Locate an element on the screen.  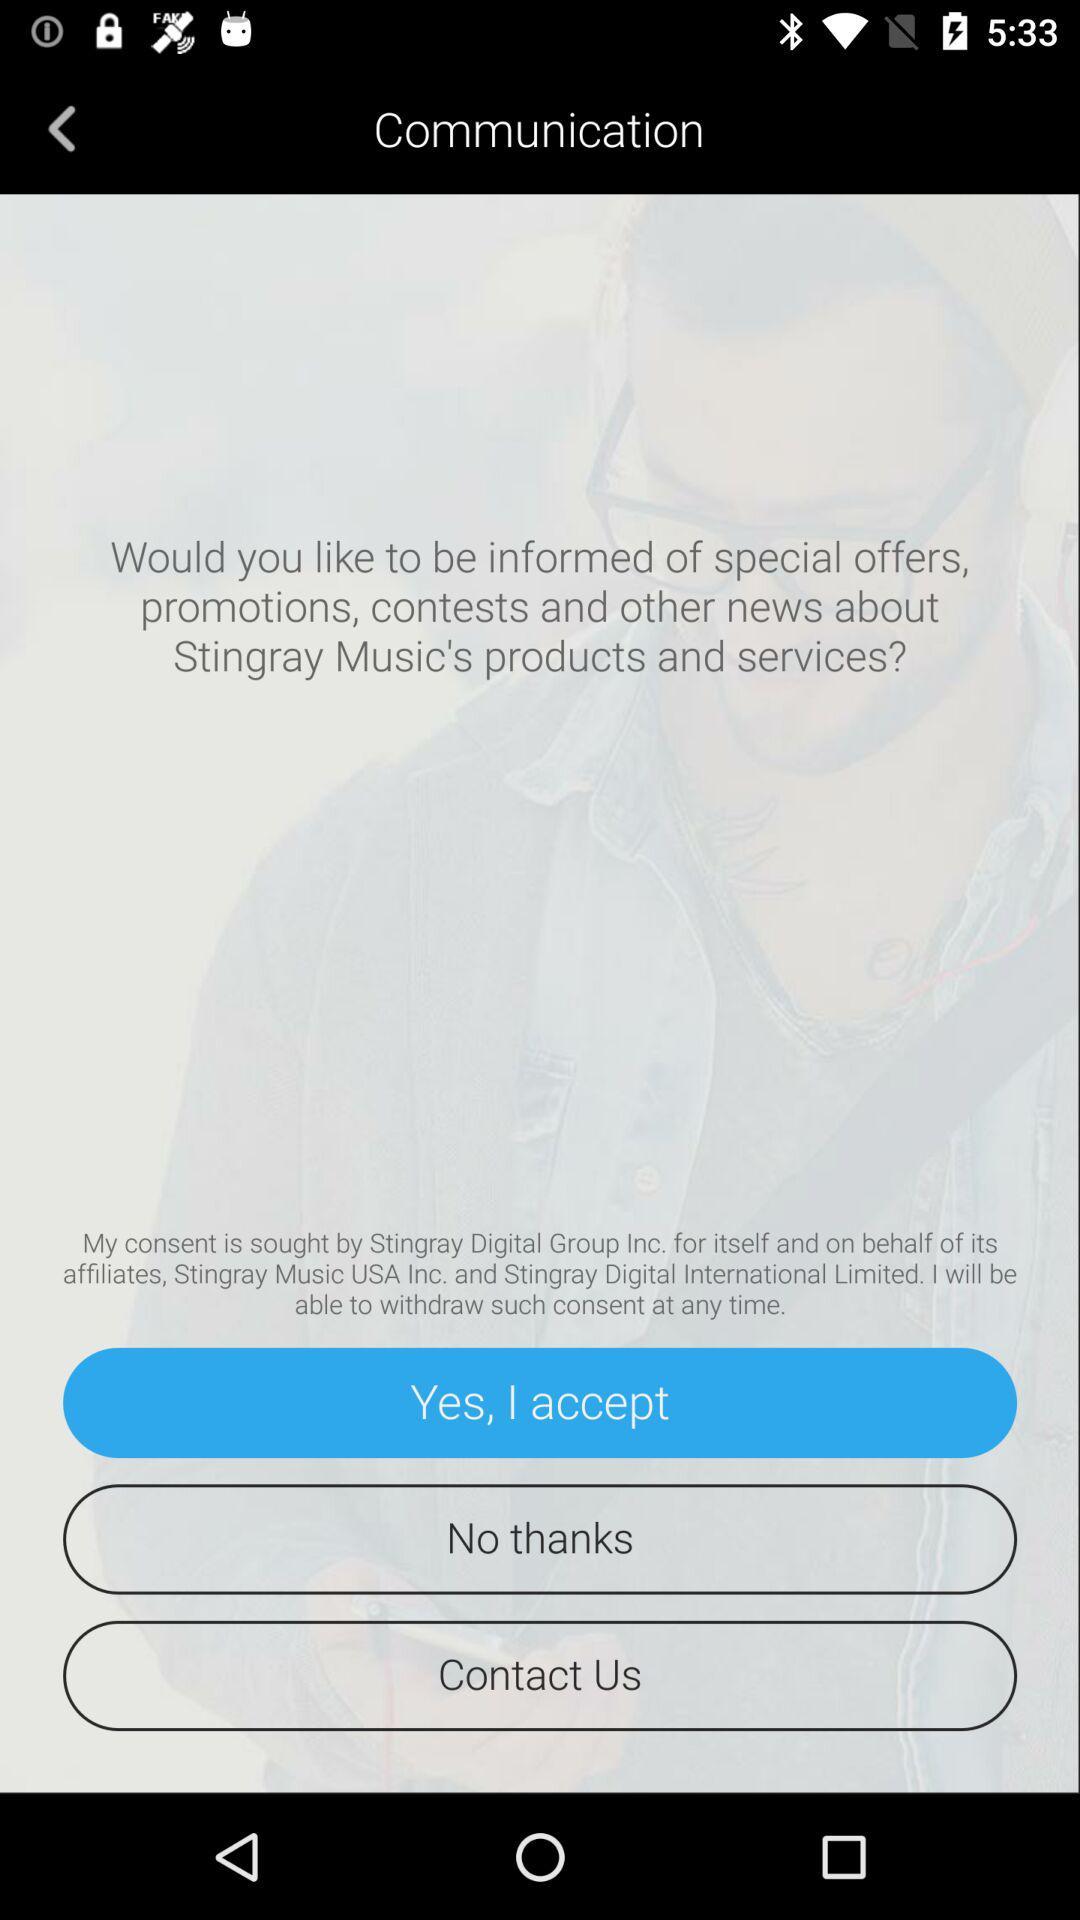
item to the left of the communication item is located at coordinates (61, 127).